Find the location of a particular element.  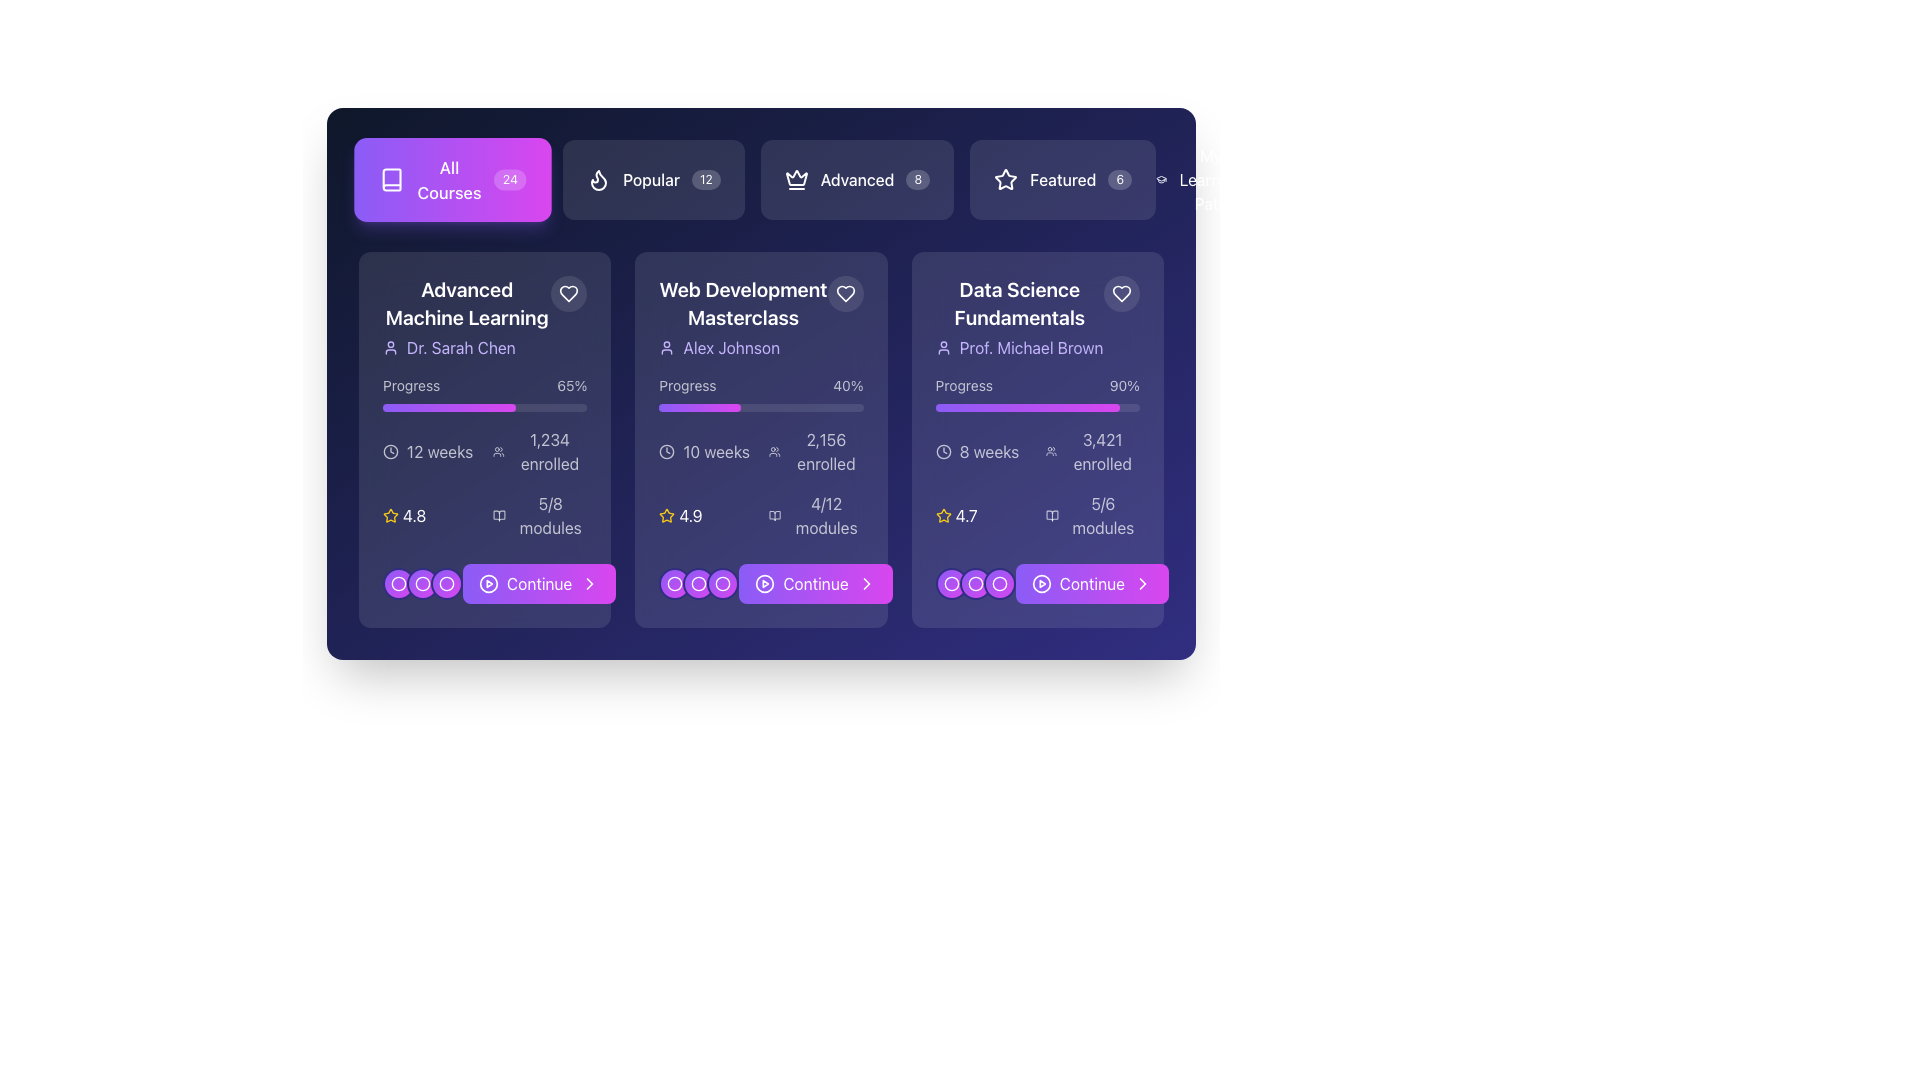

the star icon representing the rating score '4.7' for the 'Data Science Fundamentals' course located at the bottom section of the course card is located at coordinates (942, 515).